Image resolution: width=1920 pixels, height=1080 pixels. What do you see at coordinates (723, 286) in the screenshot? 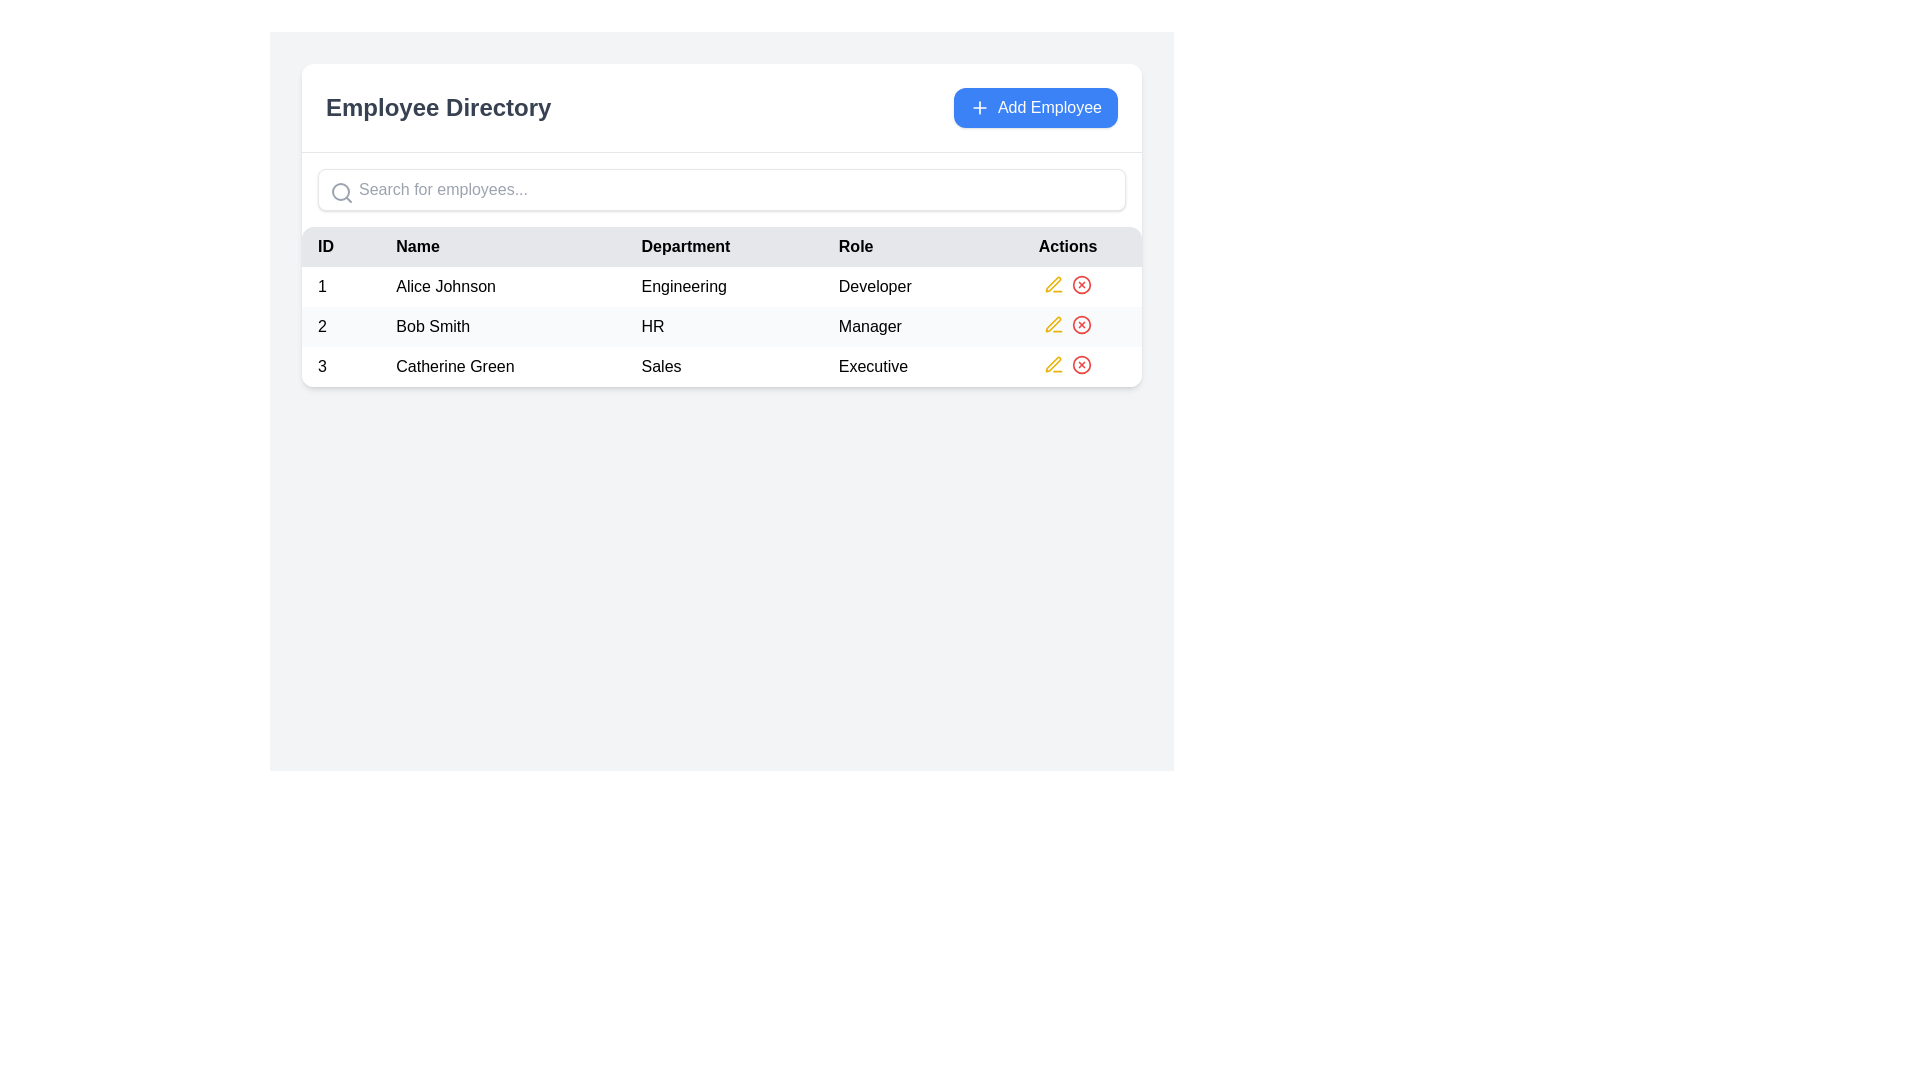
I see `the 'Engineering' text label located in the 'Department' column of the first data row, which is directly to the right of the 'Name' column containing 'Alice Johnson'` at bounding box center [723, 286].